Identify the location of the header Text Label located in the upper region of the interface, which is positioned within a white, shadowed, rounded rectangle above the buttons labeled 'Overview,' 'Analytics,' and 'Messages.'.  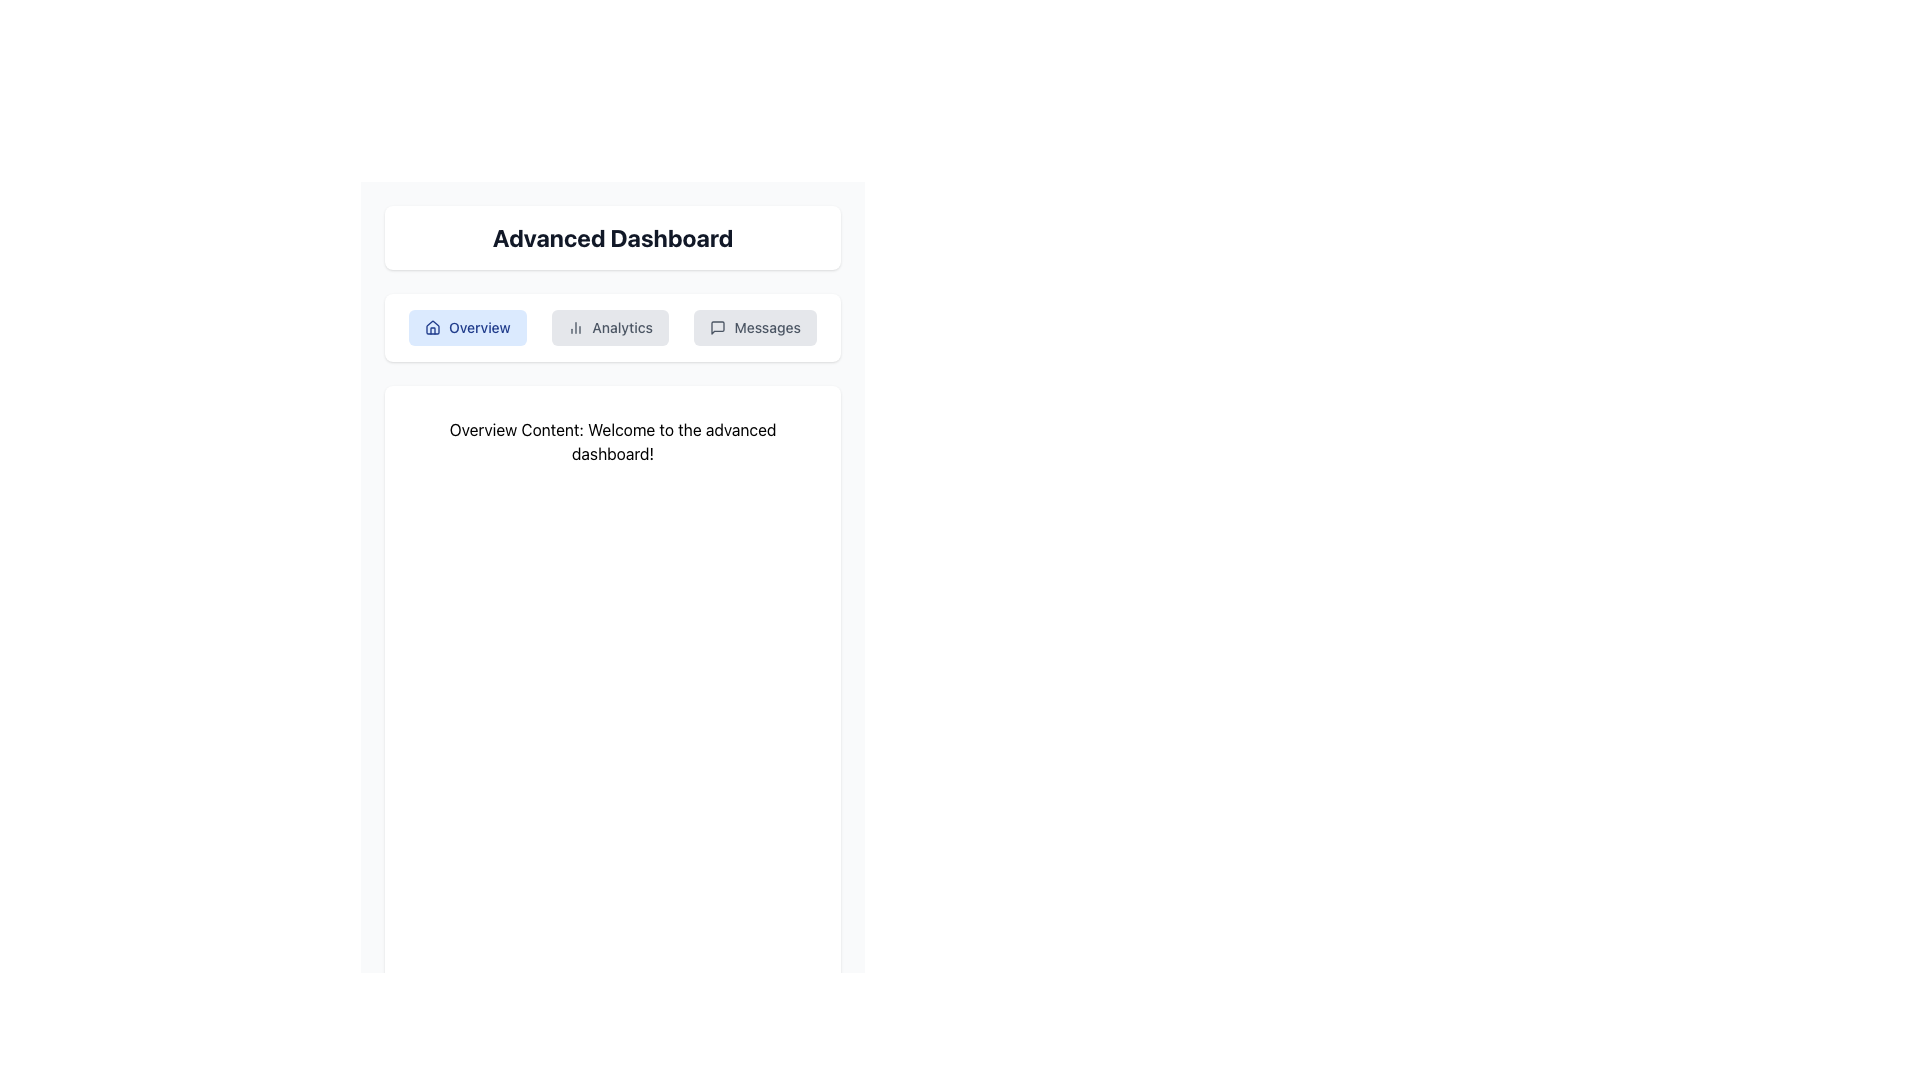
(612, 237).